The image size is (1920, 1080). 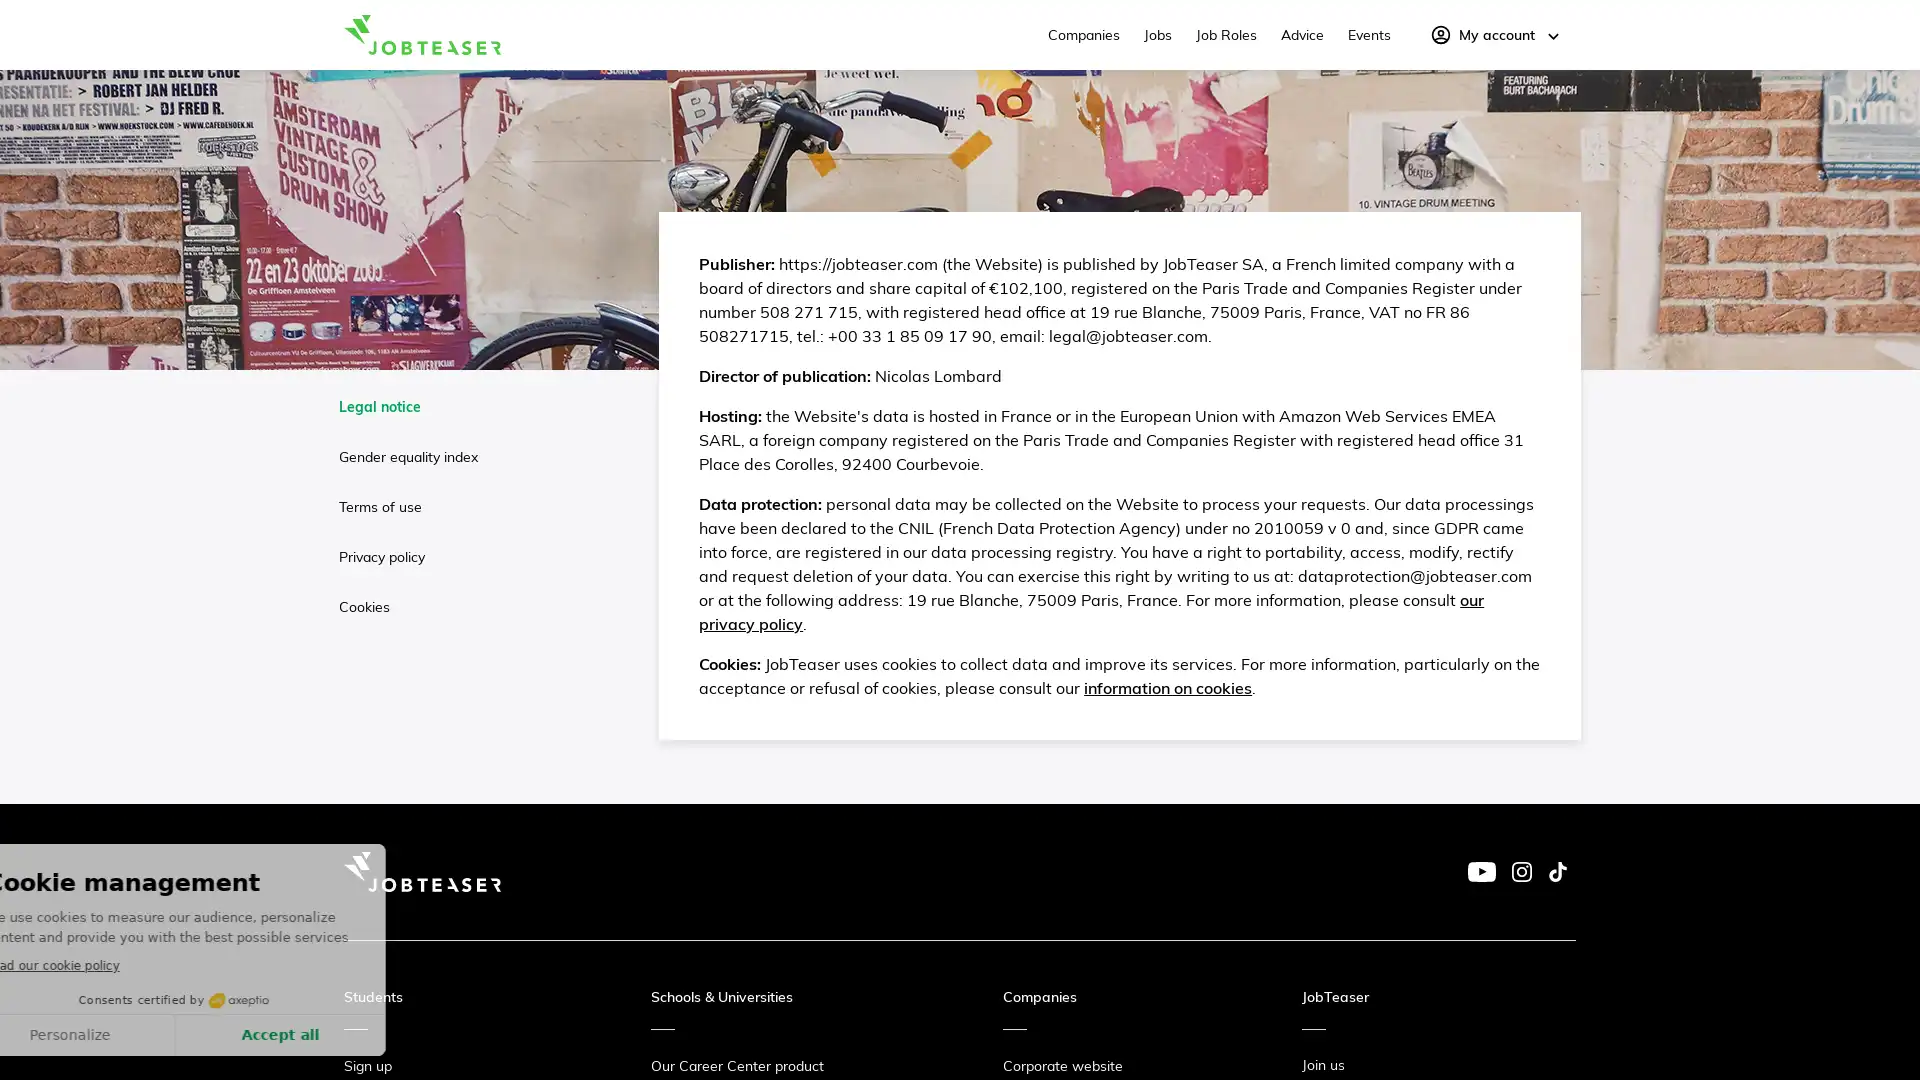 I want to click on Personalize, so click(x=123, y=1034).